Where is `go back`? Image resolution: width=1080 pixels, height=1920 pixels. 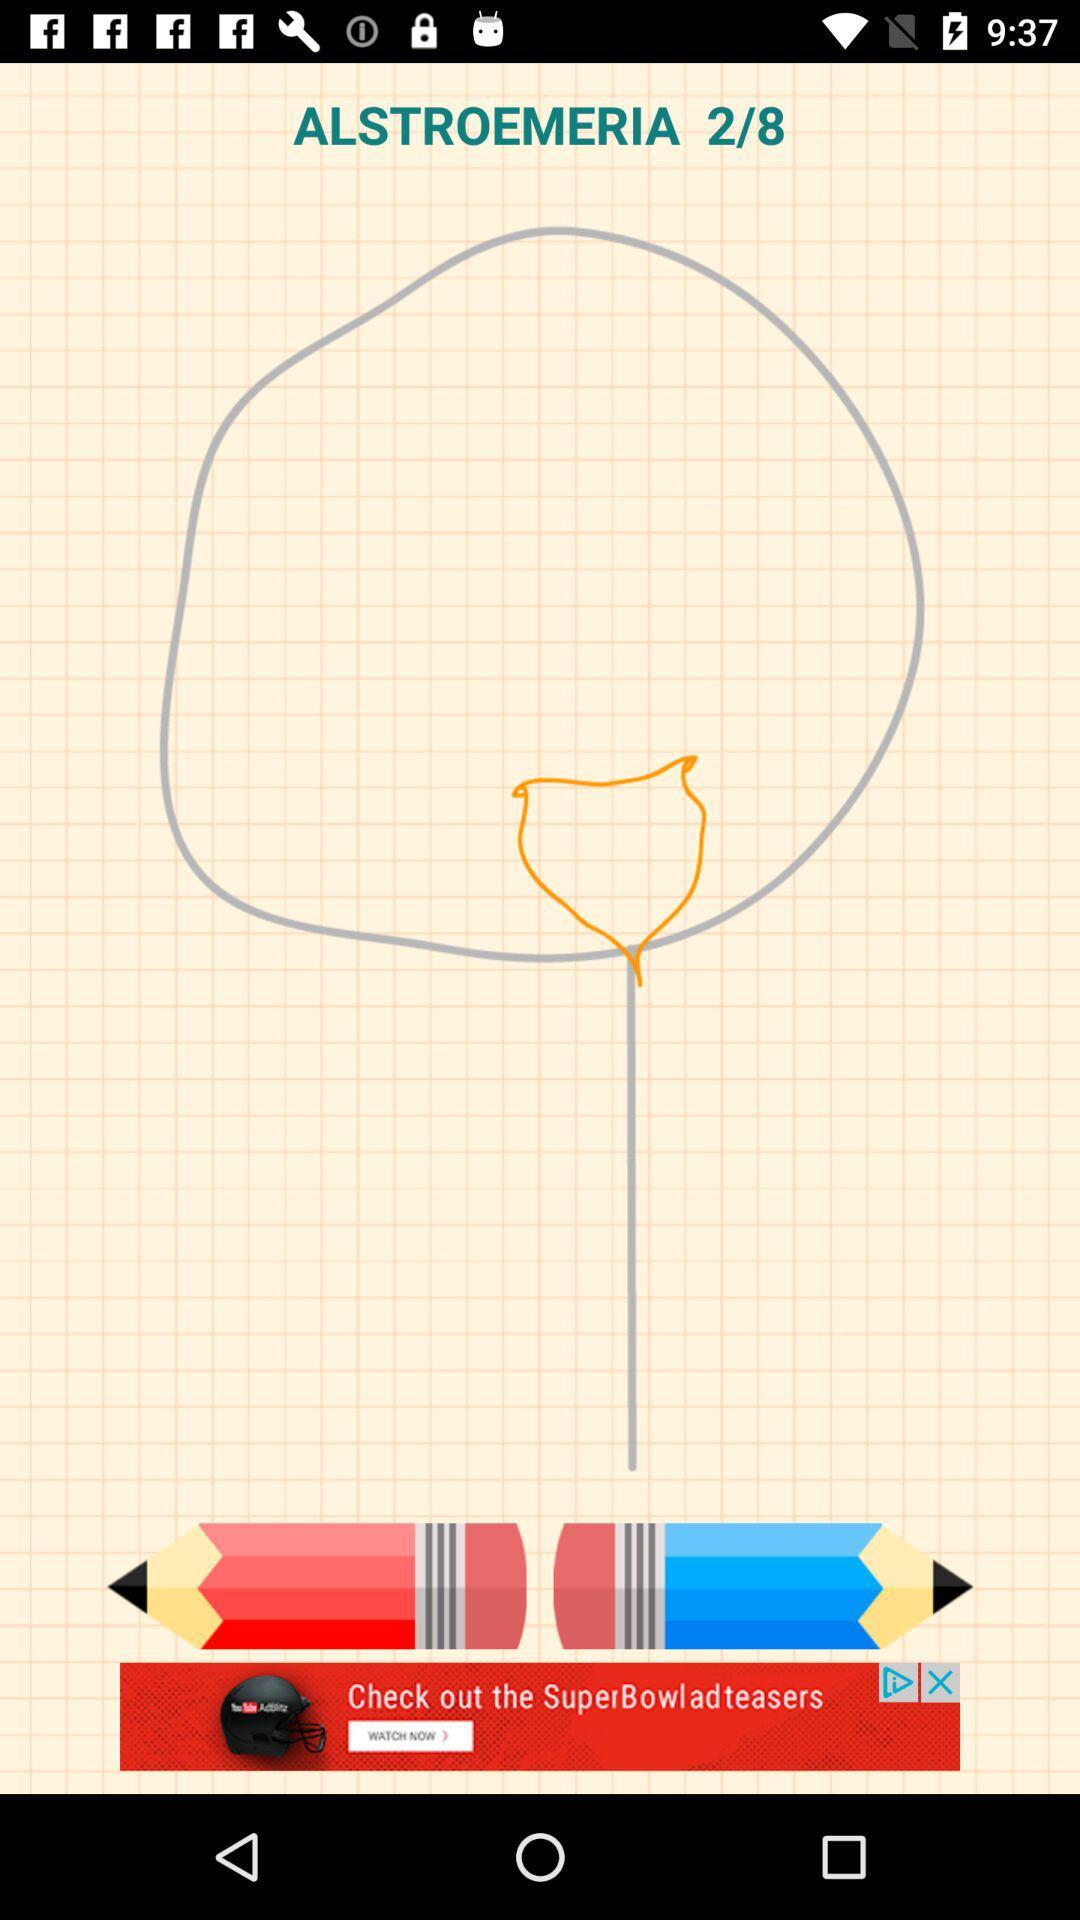 go back is located at coordinates (315, 1585).